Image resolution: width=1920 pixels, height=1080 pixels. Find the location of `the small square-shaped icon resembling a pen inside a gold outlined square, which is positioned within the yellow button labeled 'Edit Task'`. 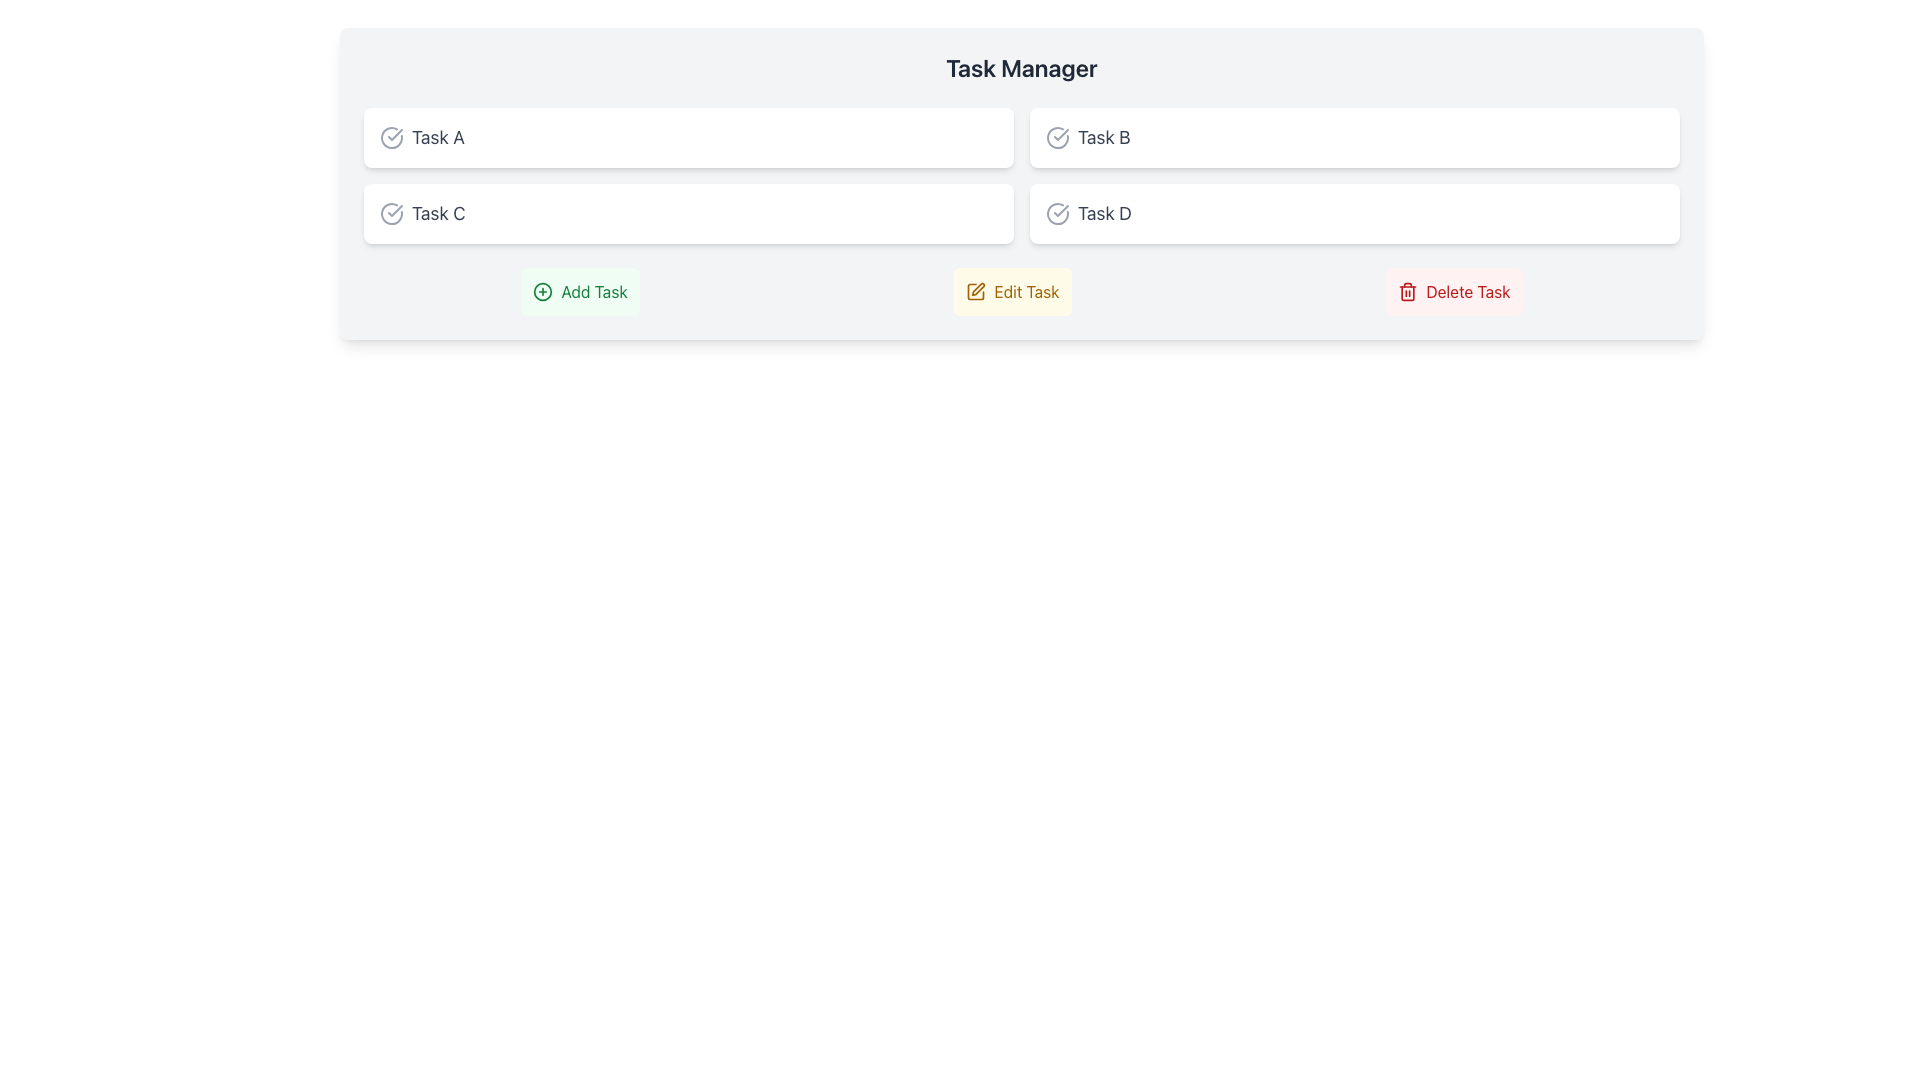

the small square-shaped icon resembling a pen inside a gold outlined square, which is positioned within the yellow button labeled 'Edit Task' is located at coordinates (976, 292).